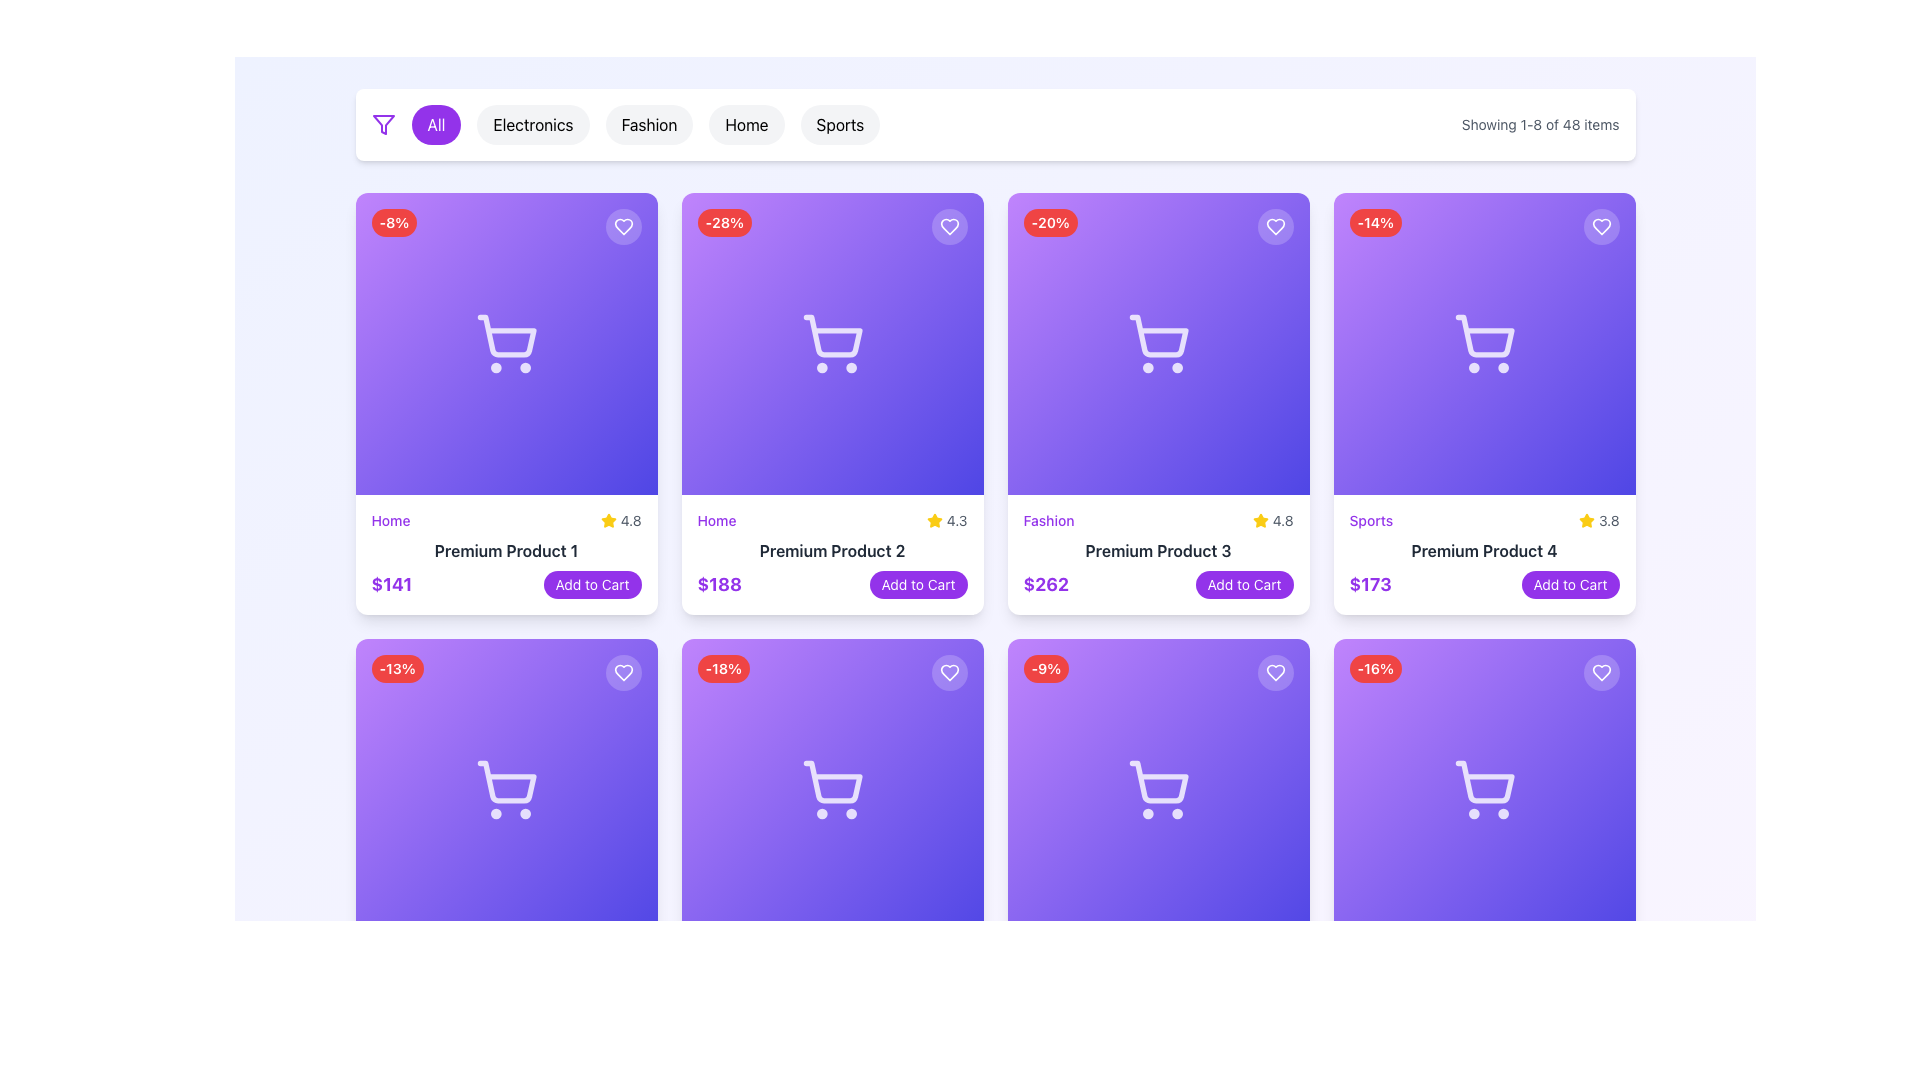 The height and width of the screenshot is (1080, 1920). I want to click on the yellow star-shaped icon indicating a rating or favorite feature, located in the second card of the top row in the grid layout, so click(607, 519).